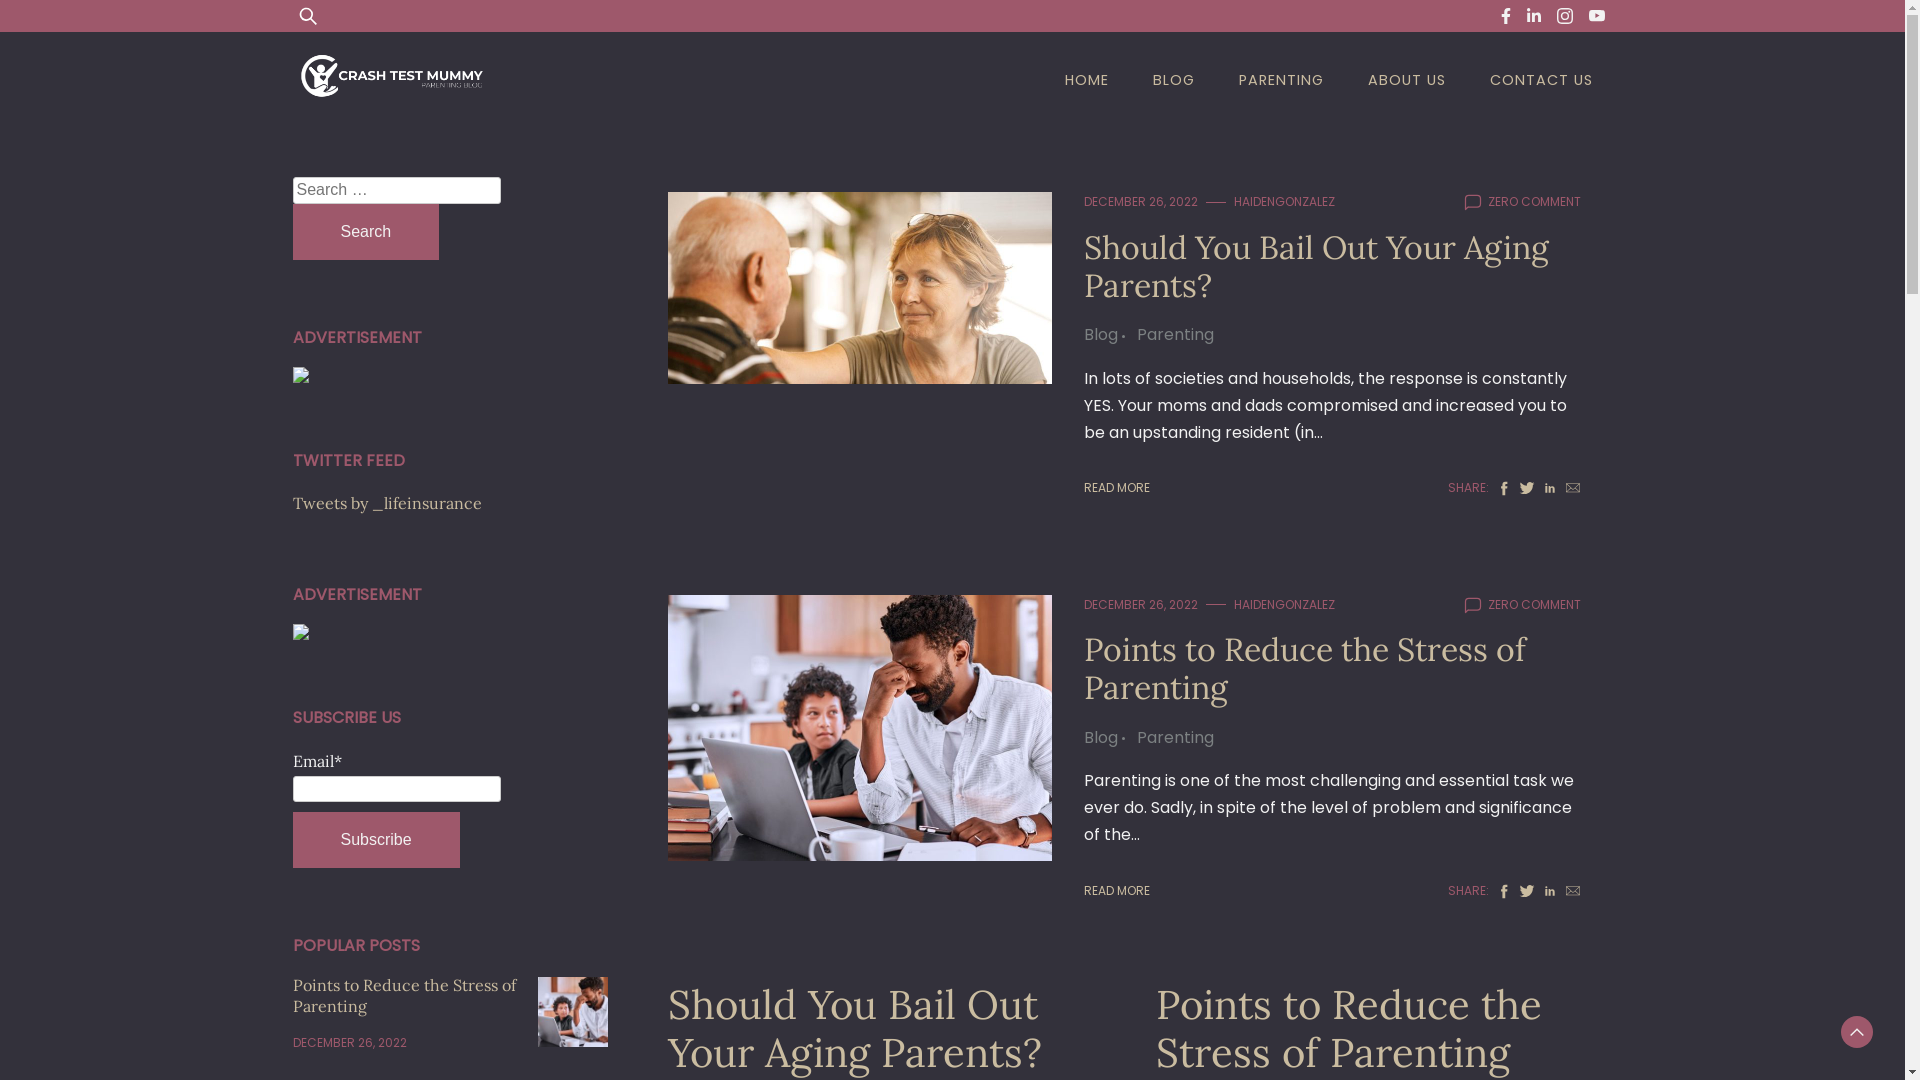  Describe the element at coordinates (1540, 79) in the screenshot. I see `'CONTACT US'` at that location.